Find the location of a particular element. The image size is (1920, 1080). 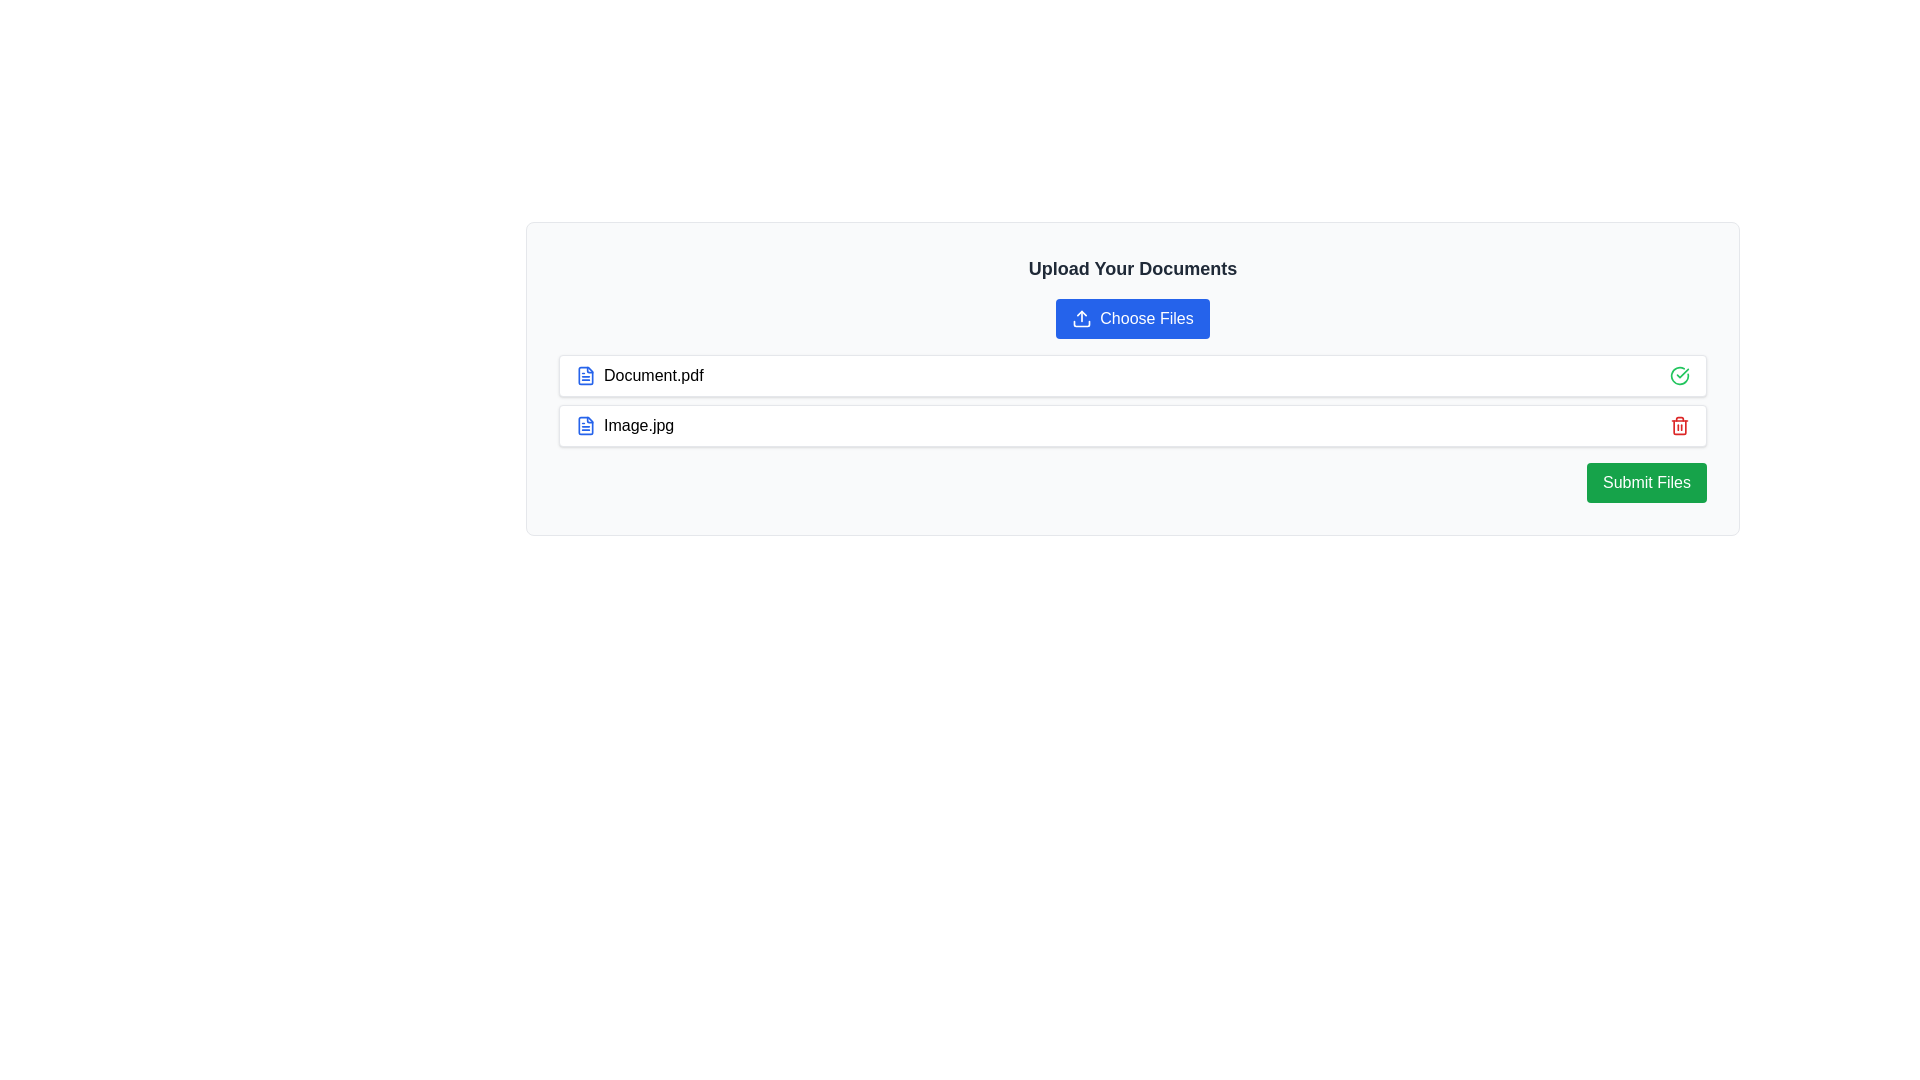

the green circular check icon located on the far right side of the list item labeled 'Document.pdf' is located at coordinates (1680, 375).